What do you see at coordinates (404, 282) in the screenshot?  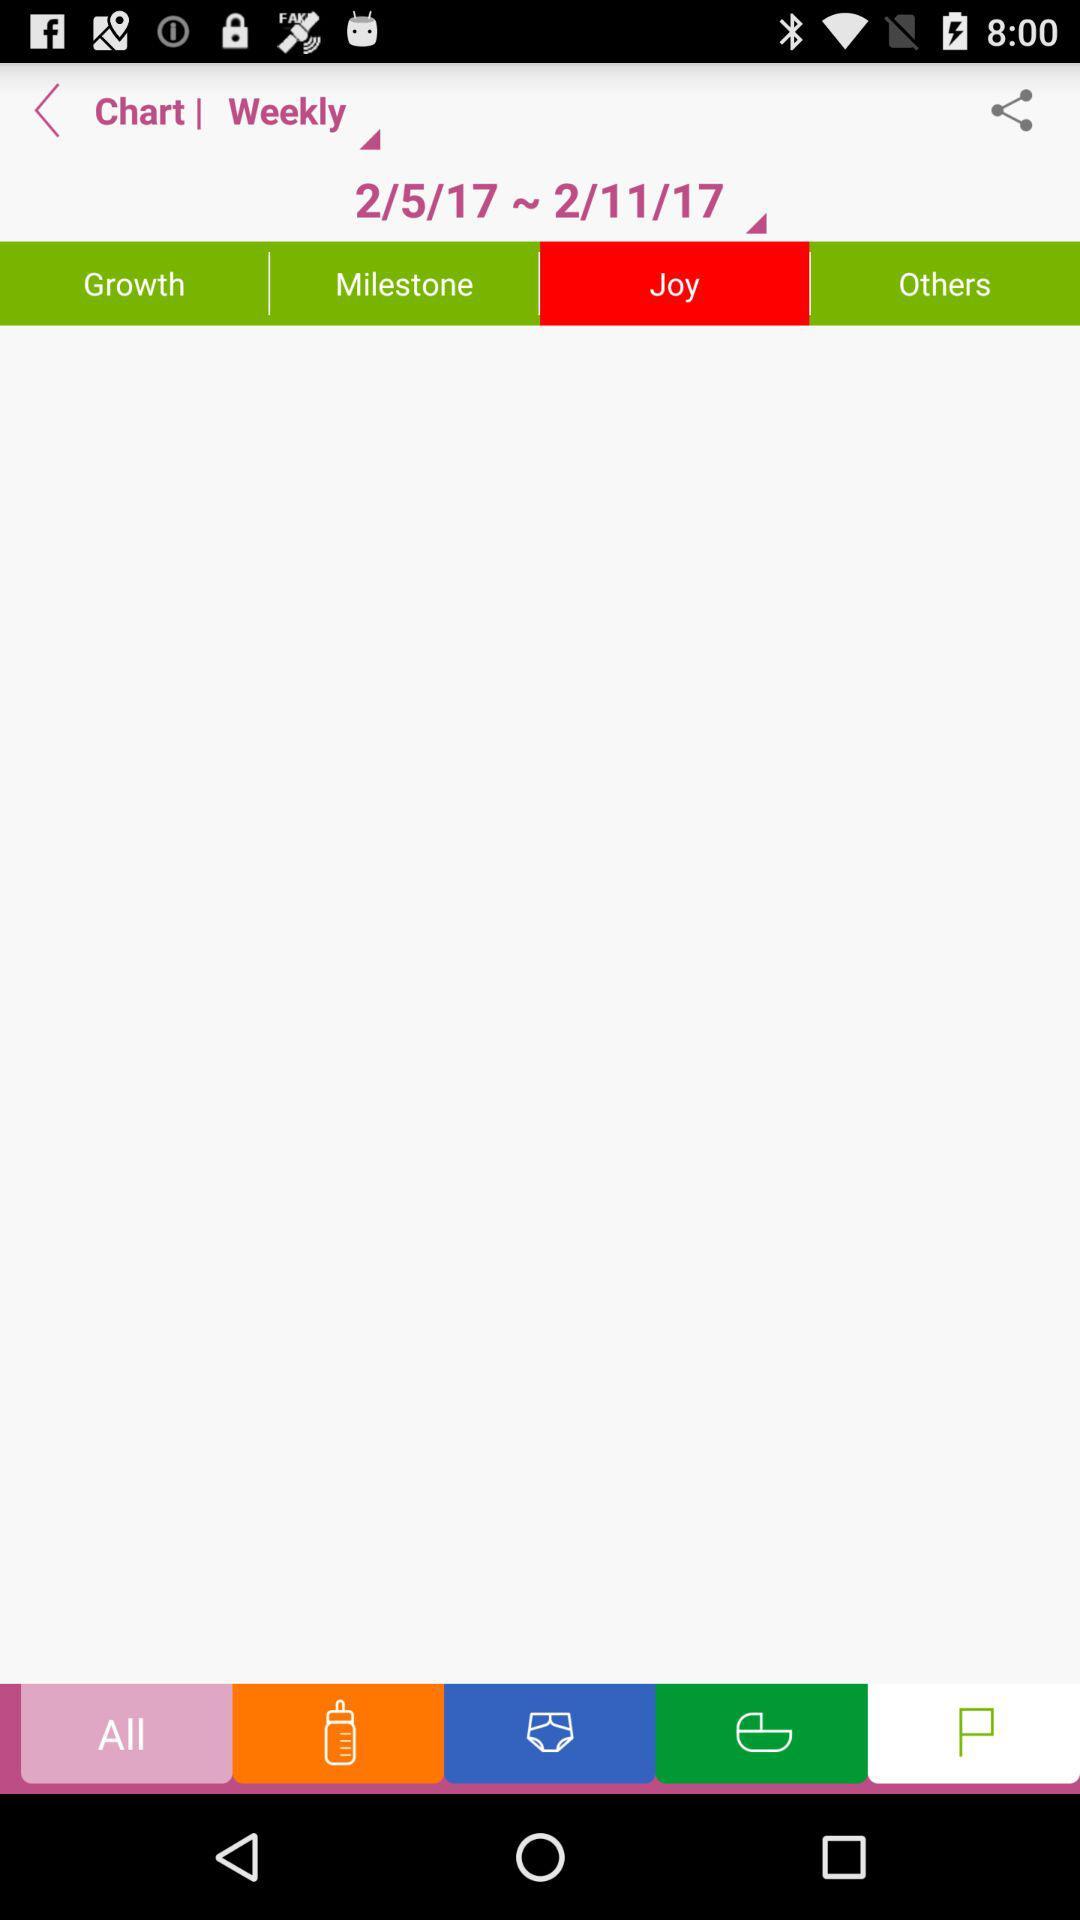 I see `item below 2 5 17 button` at bounding box center [404, 282].